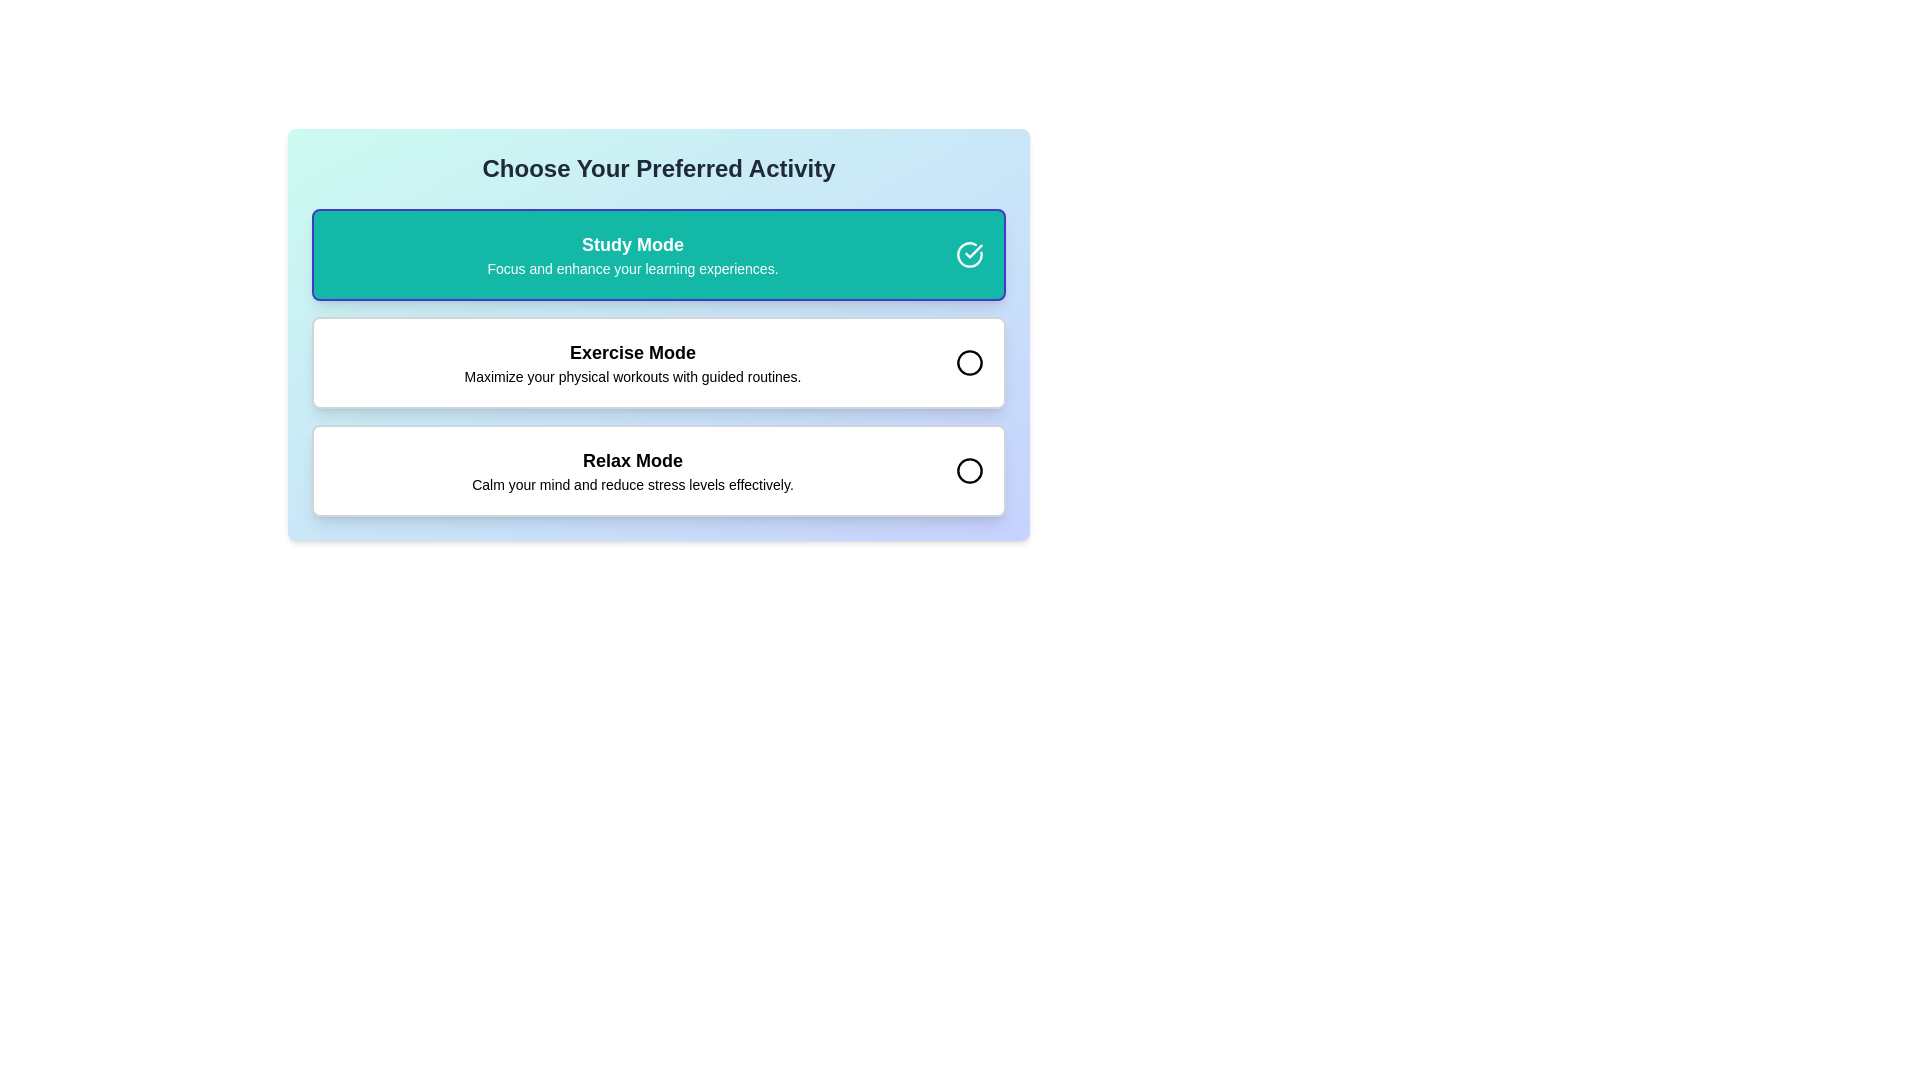 This screenshot has width=1920, height=1080. Describe the element at coordinates (632, 268) in the screenshot. I see `the descriptive text for the 'Study Mode' option, which is centrally aligned beneath the 'Study Mode' text in the green rectangular area` at that location.